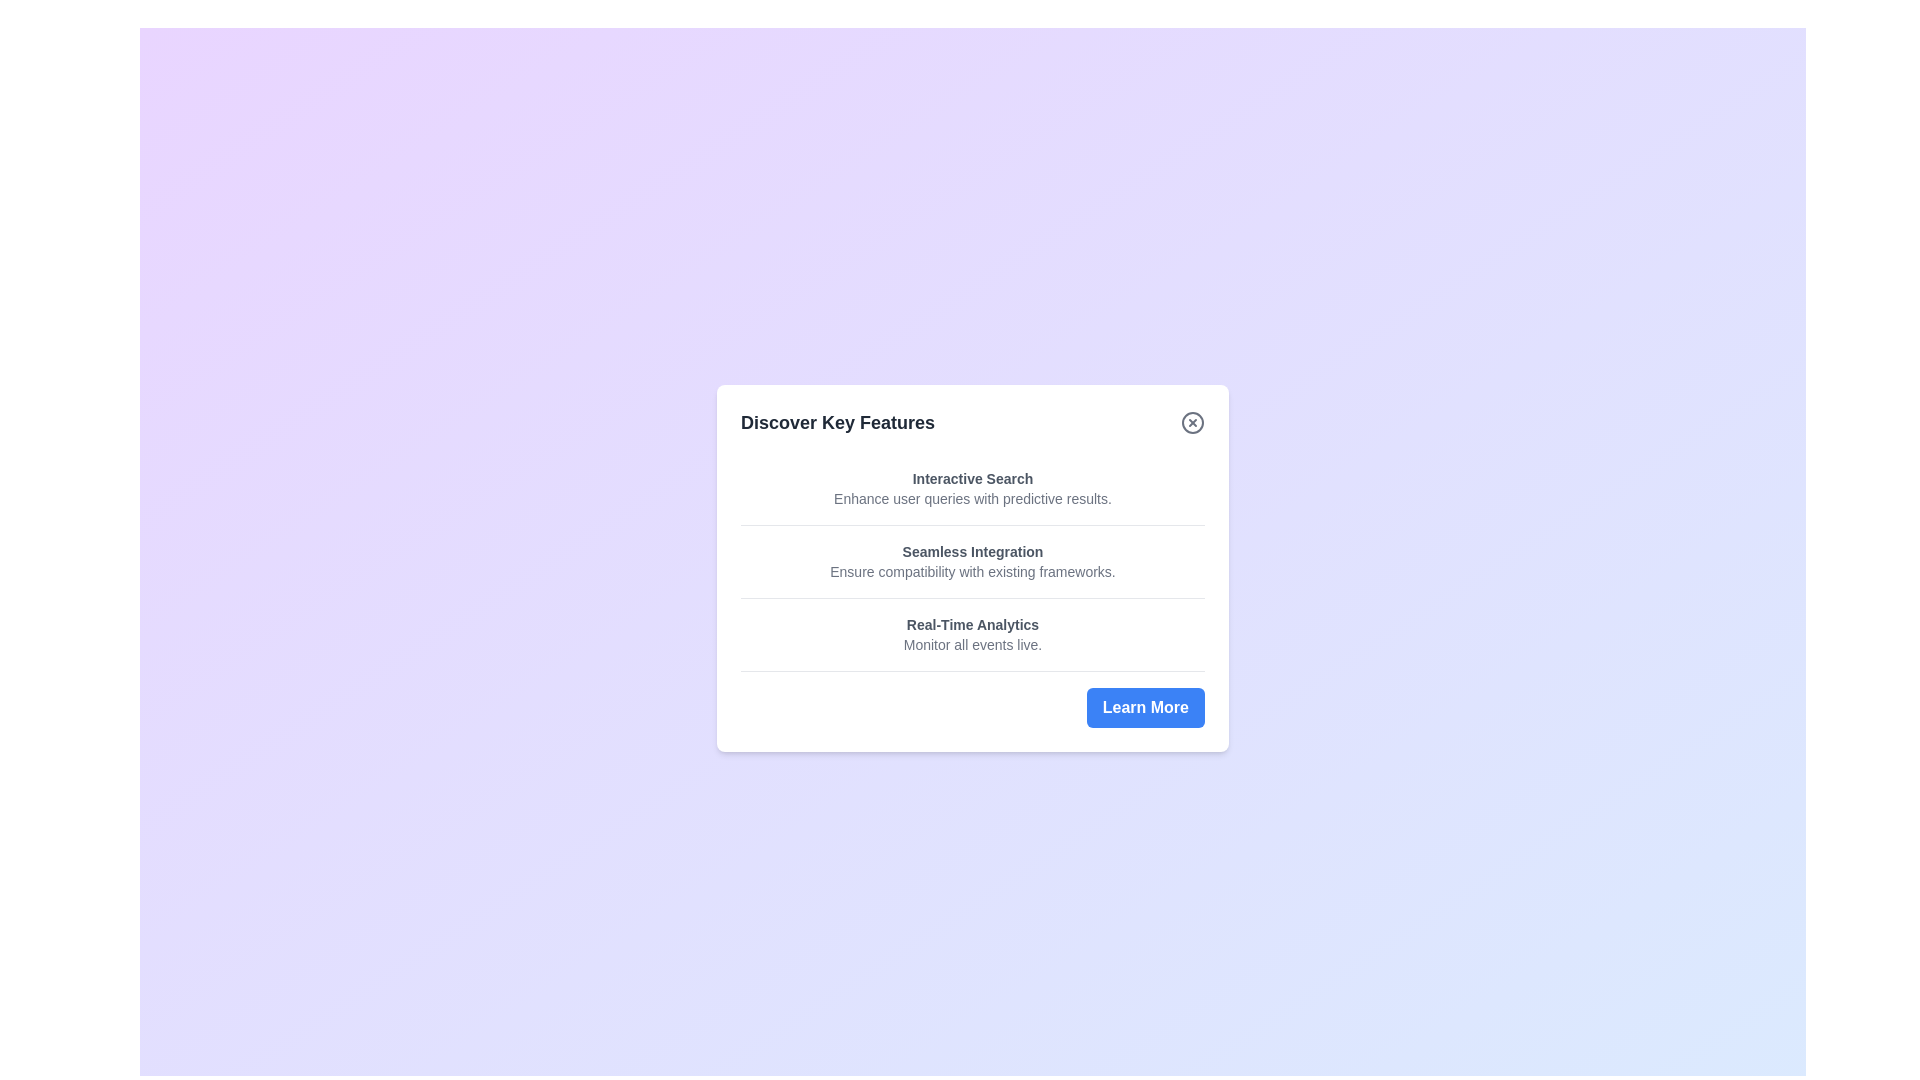 This screenshot has width=1920, height=1080. Describe the element at coordinates (1193, 421) in the screenshot. I see `the close button (X) to close the dialog` at that location.